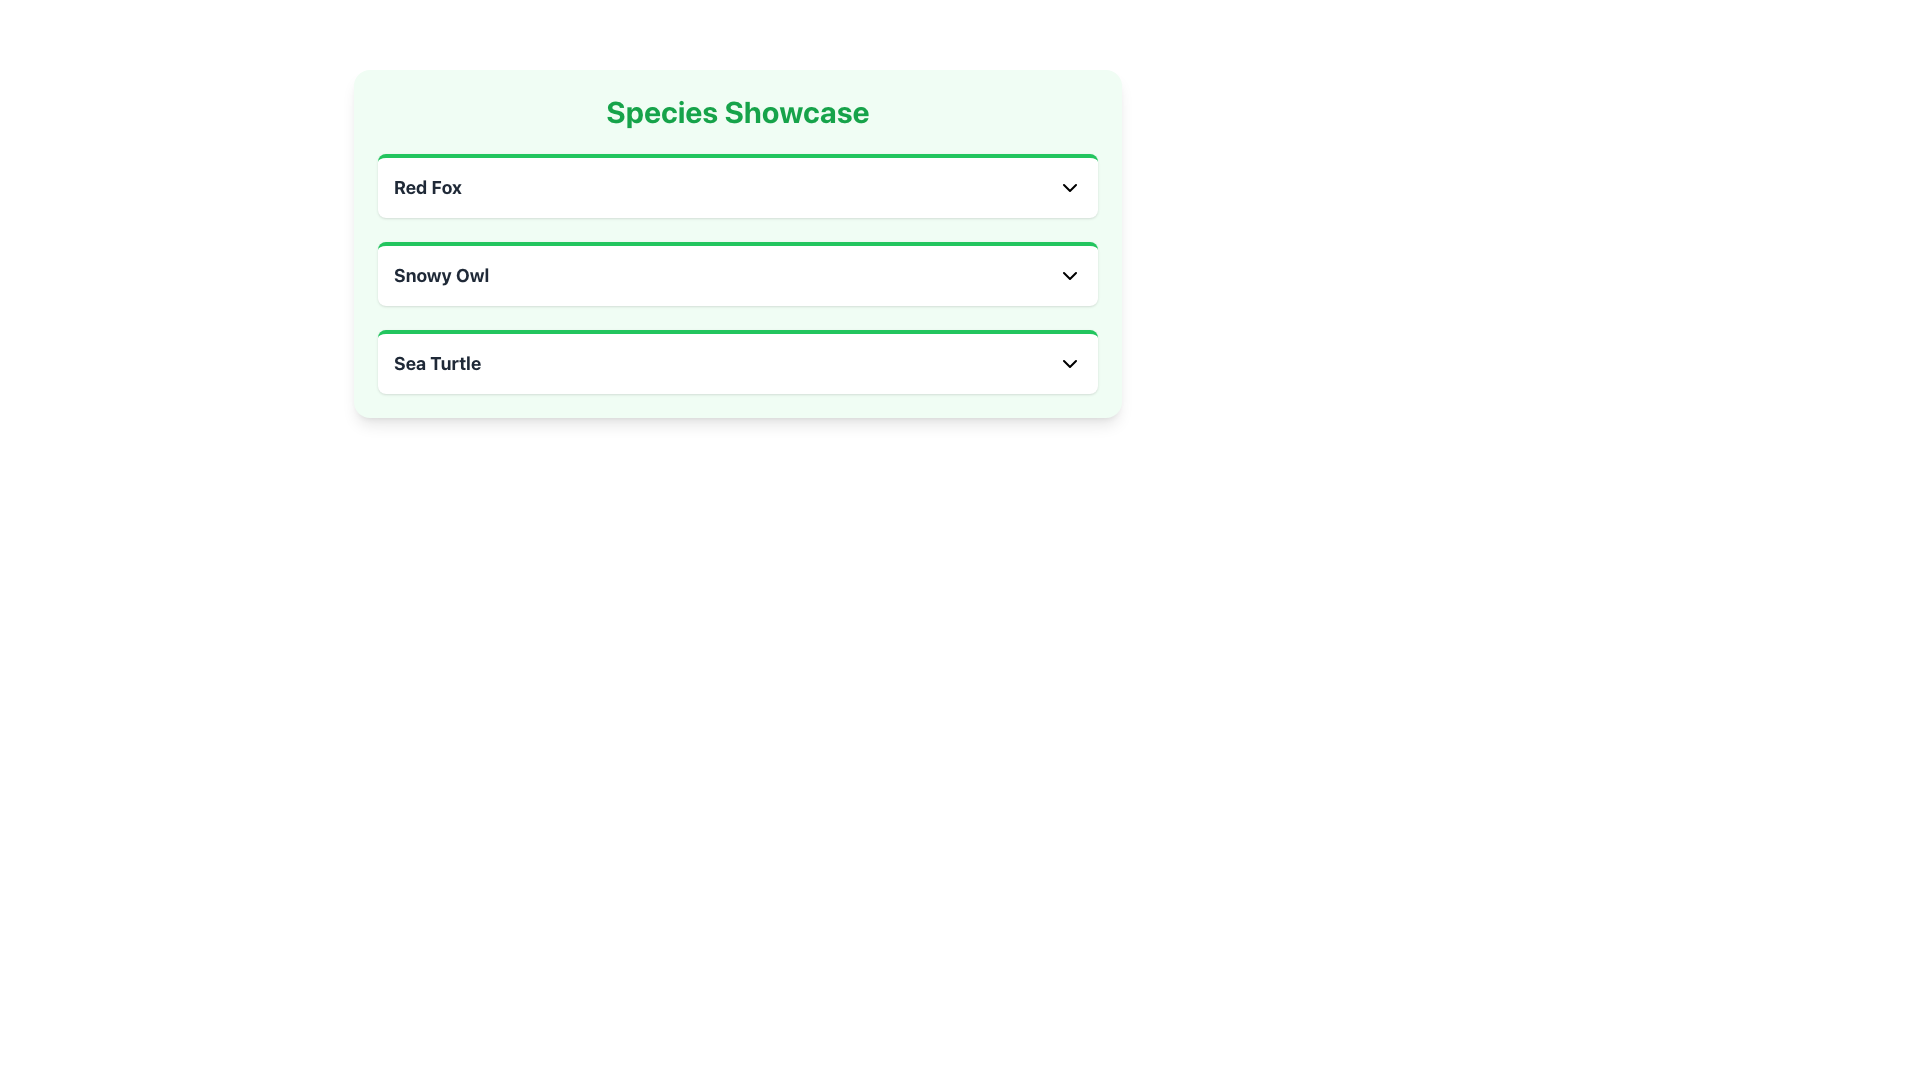 The height and width of the screenshot is (1080, 1920). I want to click on the downward-pointing chevron icon with a black stroke located to the far right of the 'Snowy Owl' section, indicating an expandable or collapsible area, so click(1069, 276).